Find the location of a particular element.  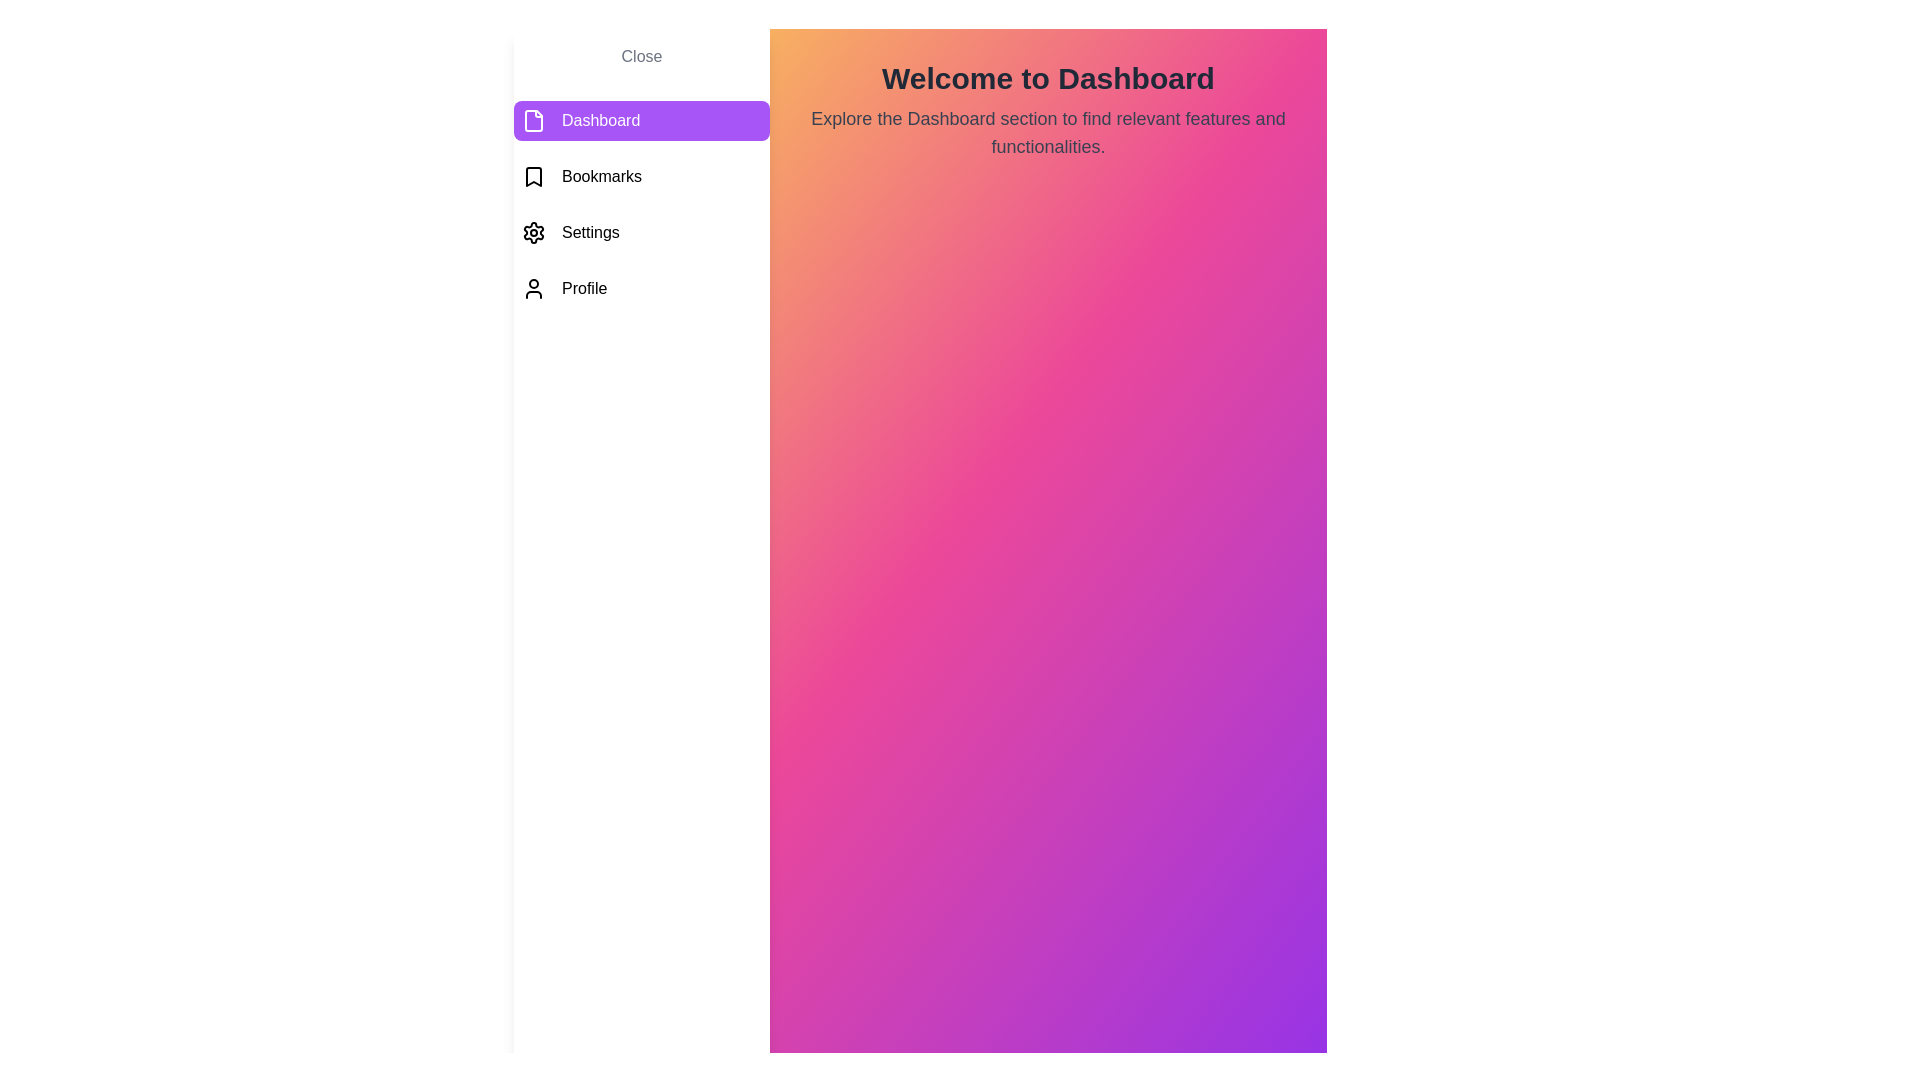

'Close' button to toggle the menu is located at coordinates (642, 56).